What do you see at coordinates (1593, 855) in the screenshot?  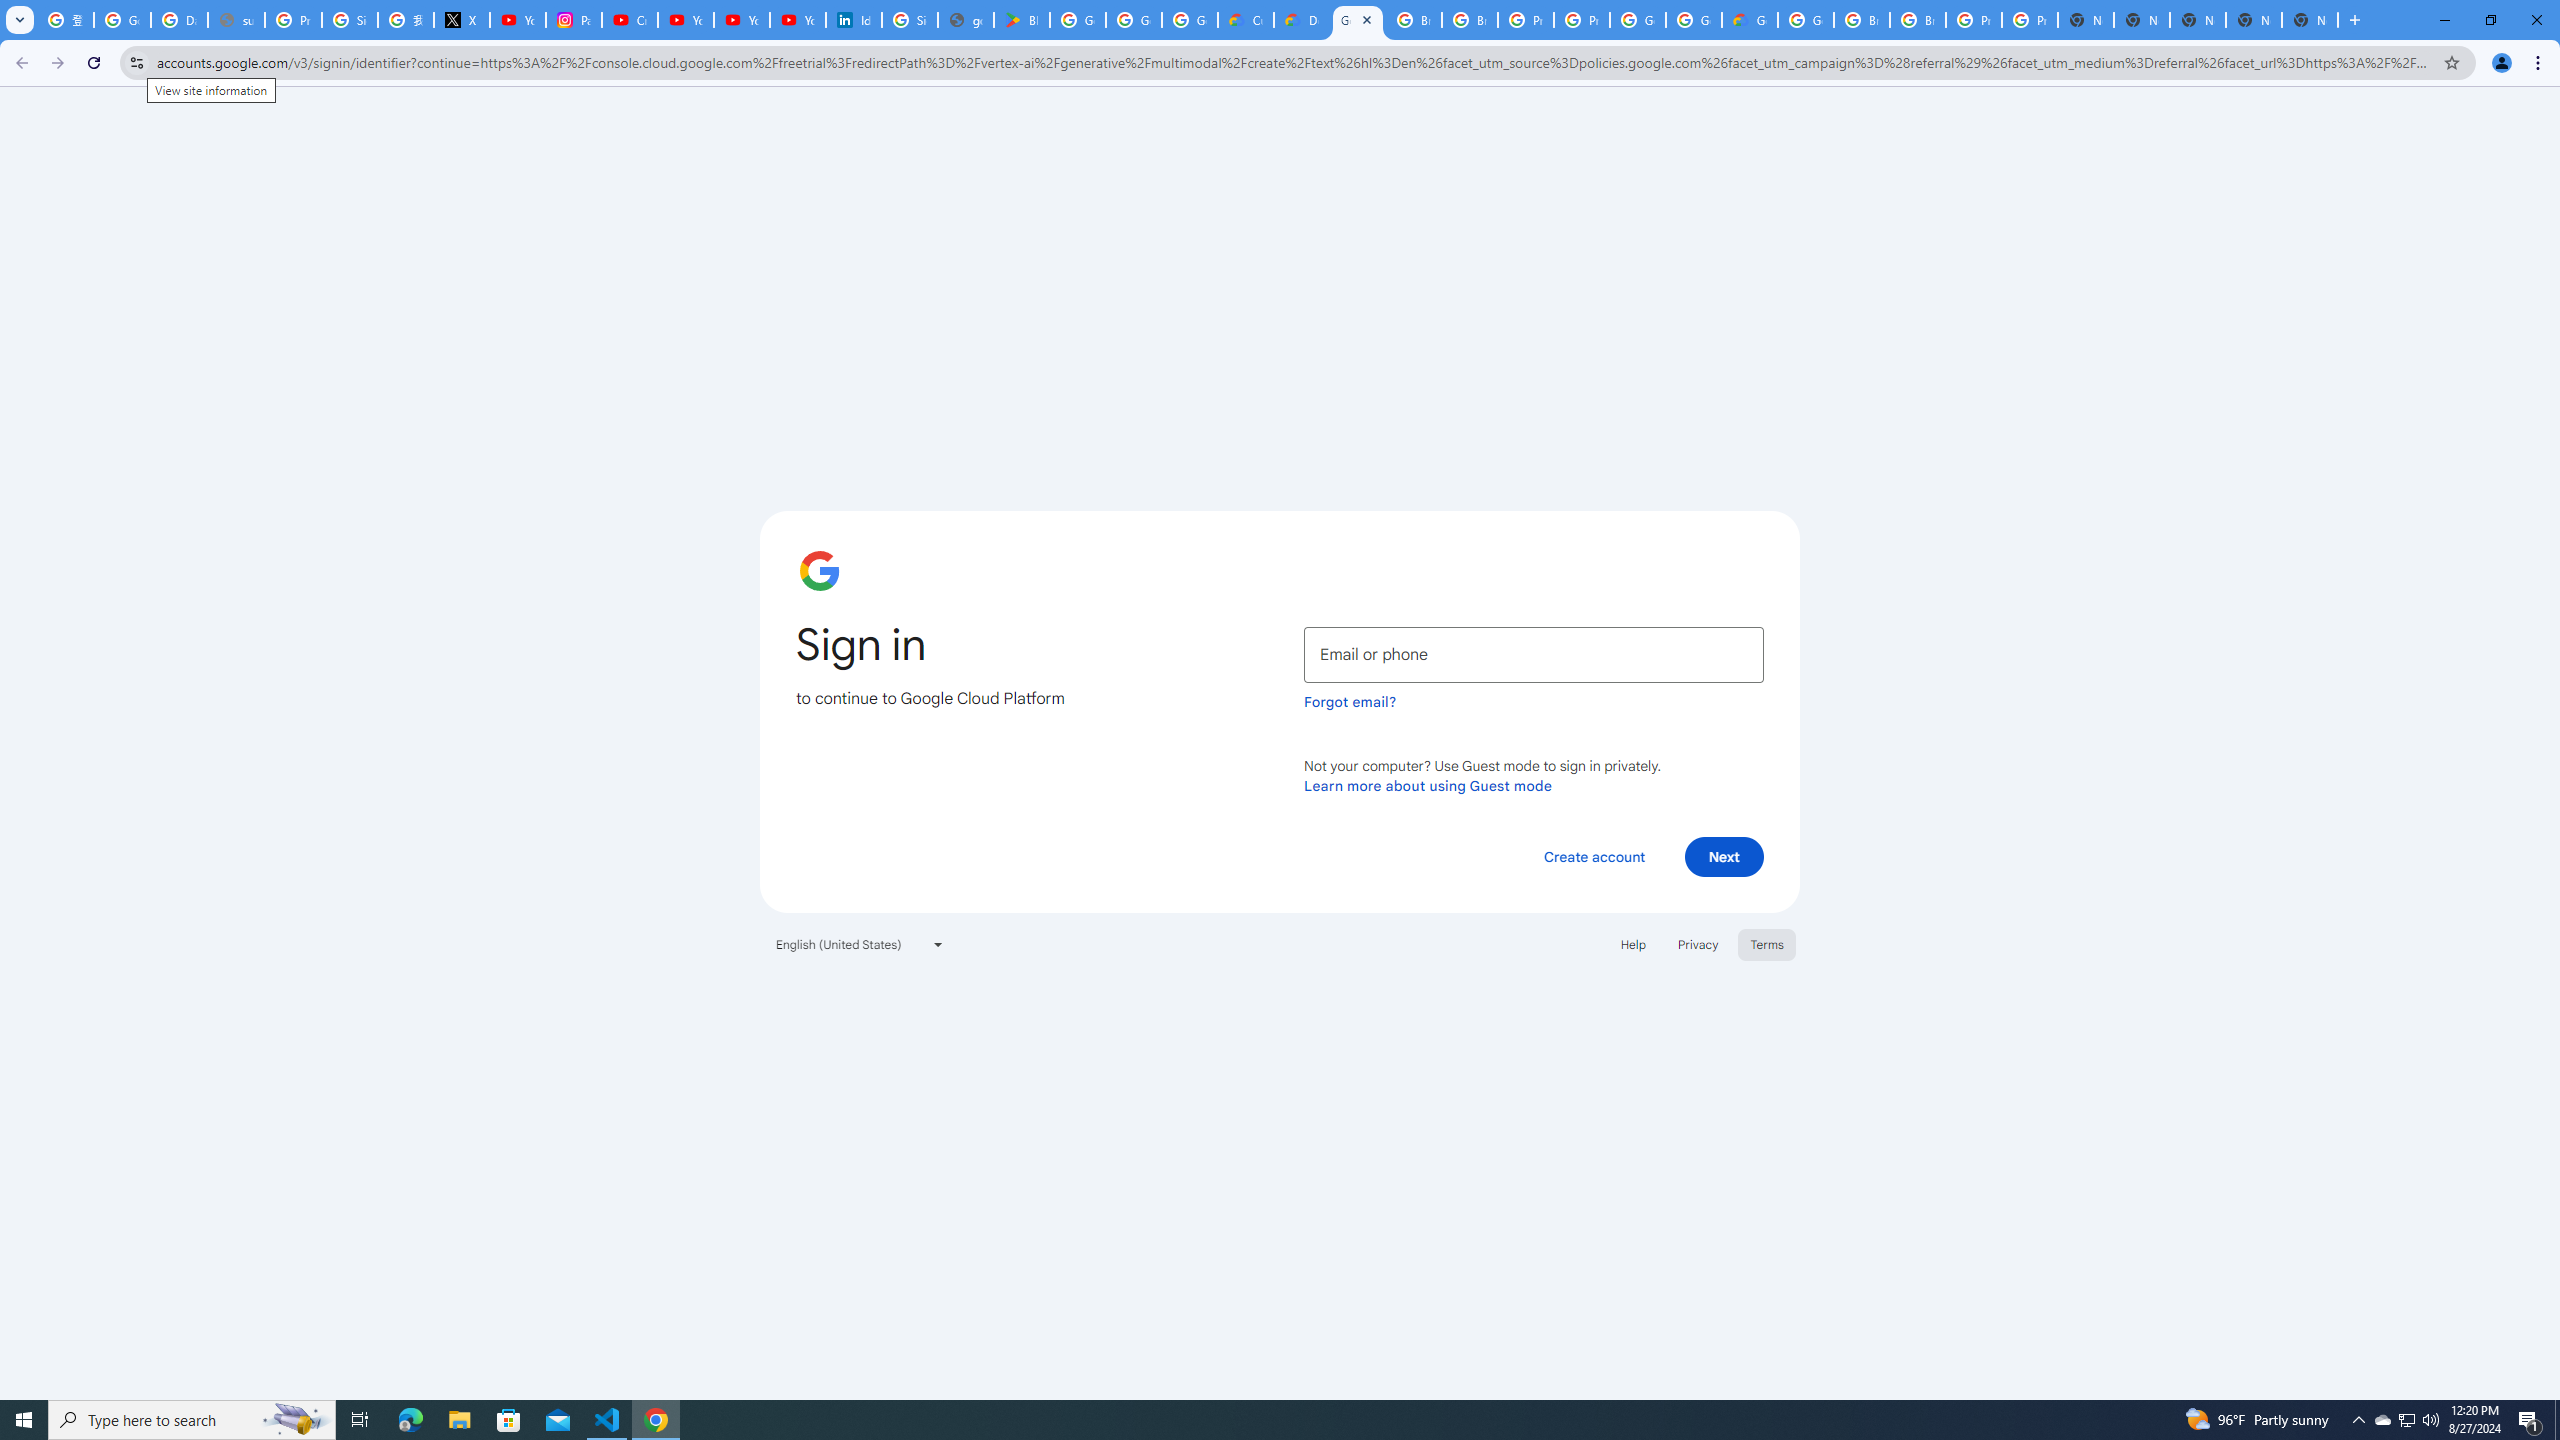 I see `'Create account'` at bounding box center [1593, 855].